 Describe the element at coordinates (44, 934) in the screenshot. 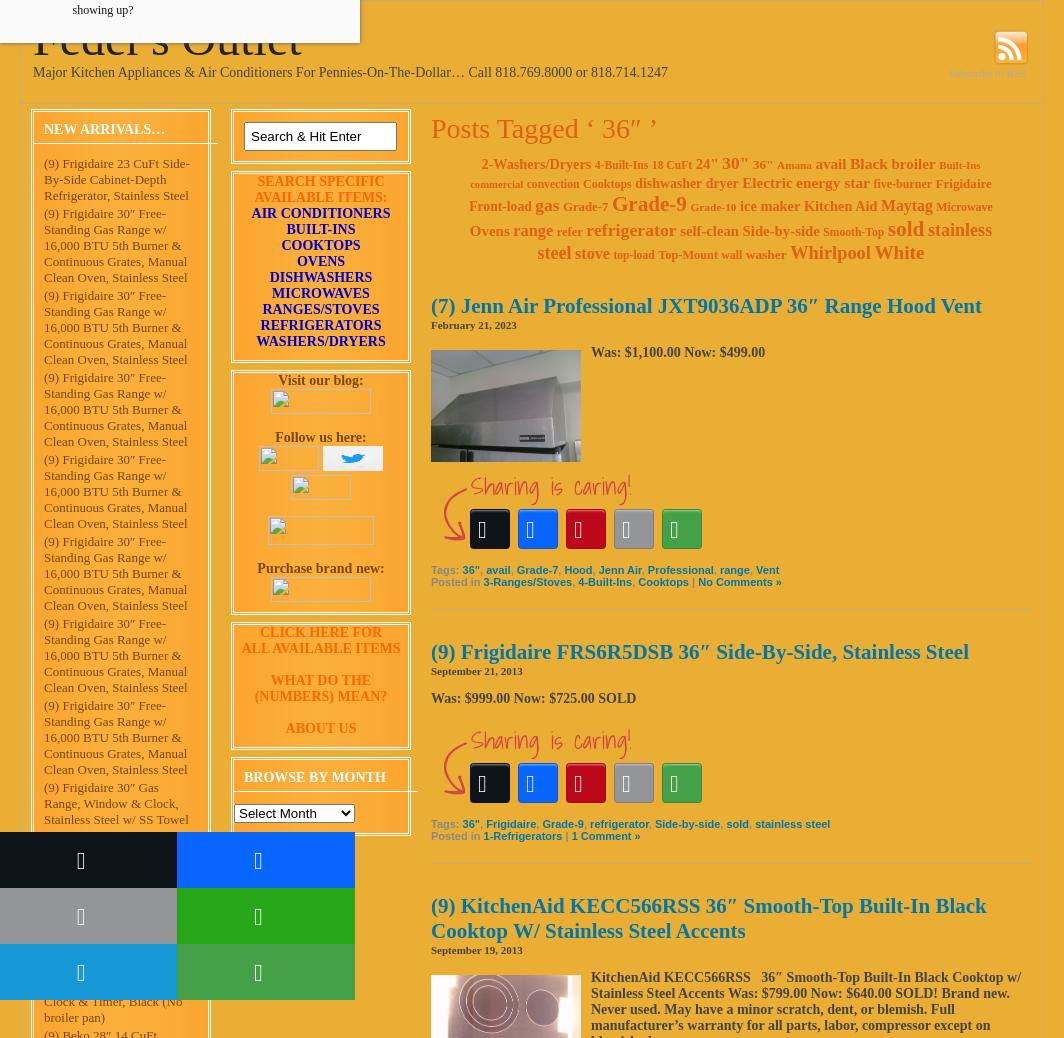

I see `'(9) Frigidaire 30″ Free-Standing Electric Range, Black'` at that location.